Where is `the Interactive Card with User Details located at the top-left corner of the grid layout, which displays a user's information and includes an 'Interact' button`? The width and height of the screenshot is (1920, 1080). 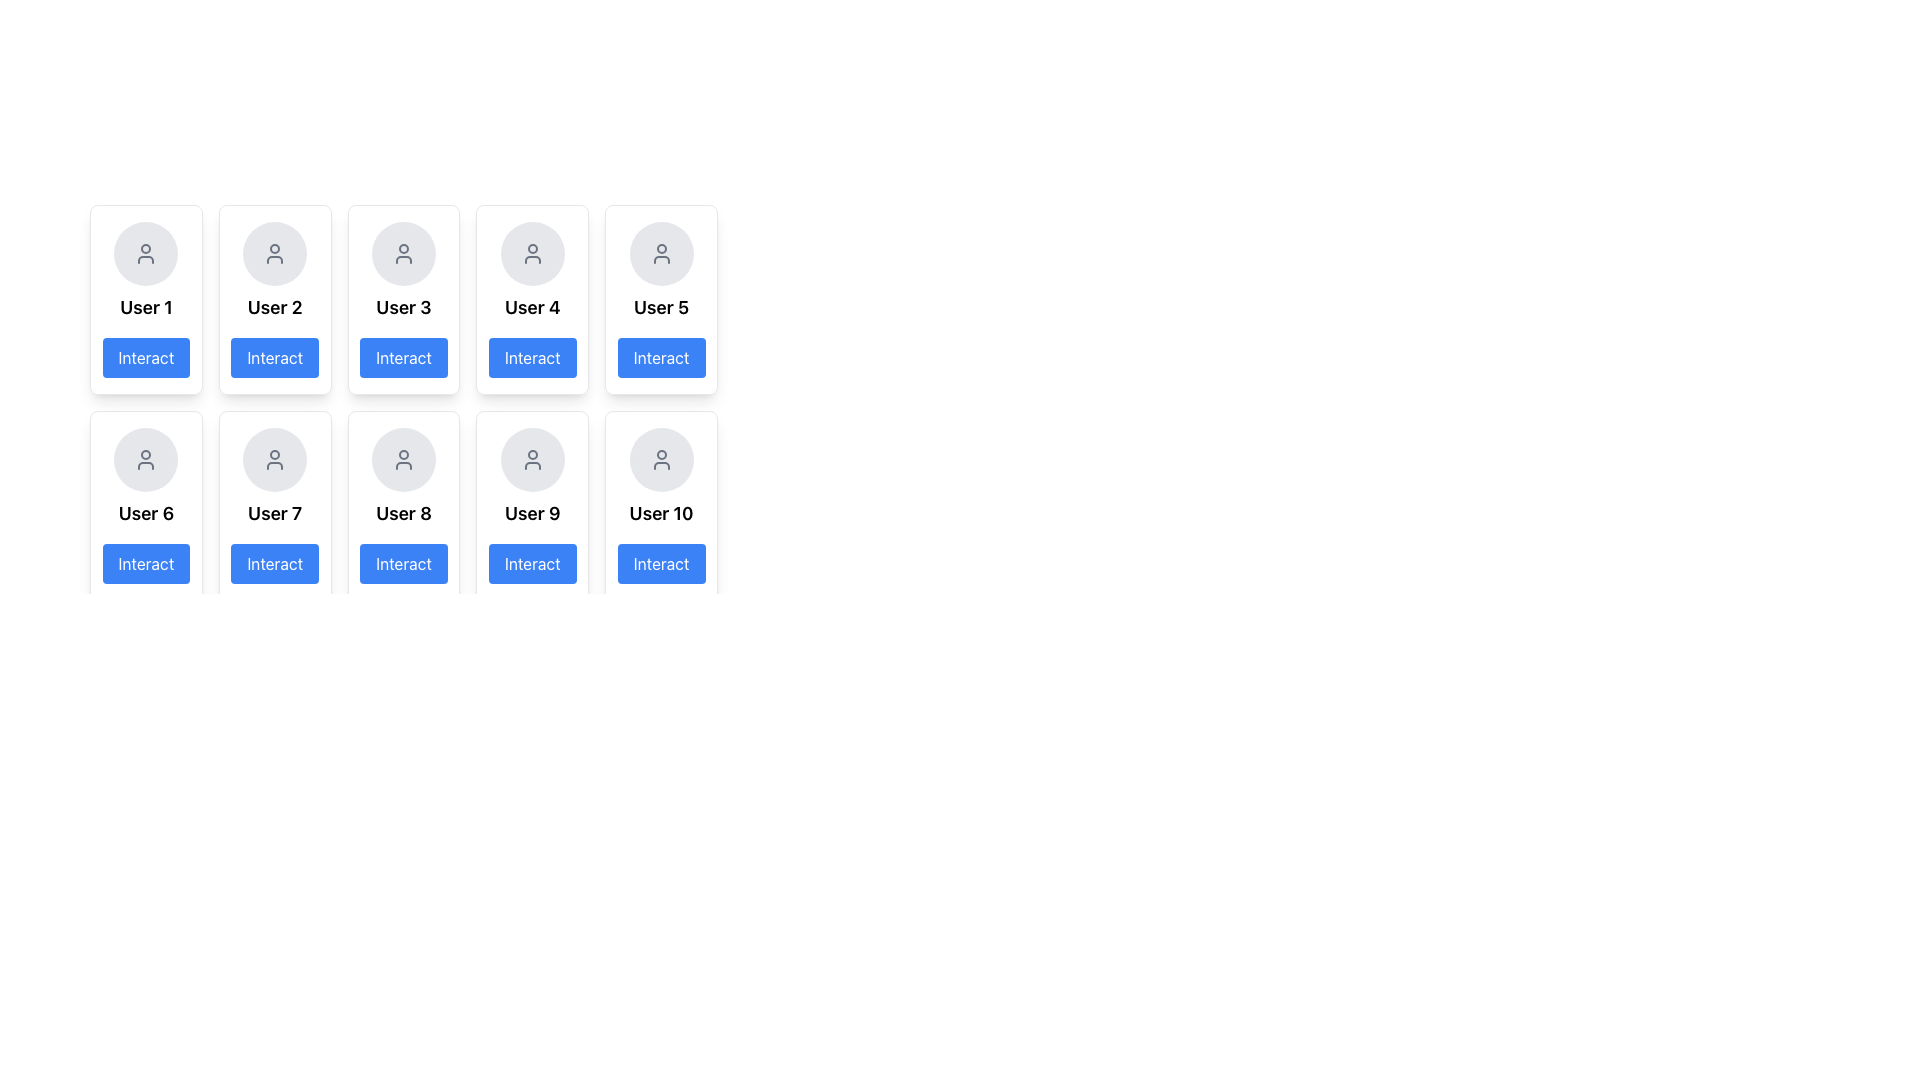
the Interactive Card with User Details located at the top-left corner of the grid layout, which displays a user's information and includes an 'Interact' button is located at coordinates (145, 300).